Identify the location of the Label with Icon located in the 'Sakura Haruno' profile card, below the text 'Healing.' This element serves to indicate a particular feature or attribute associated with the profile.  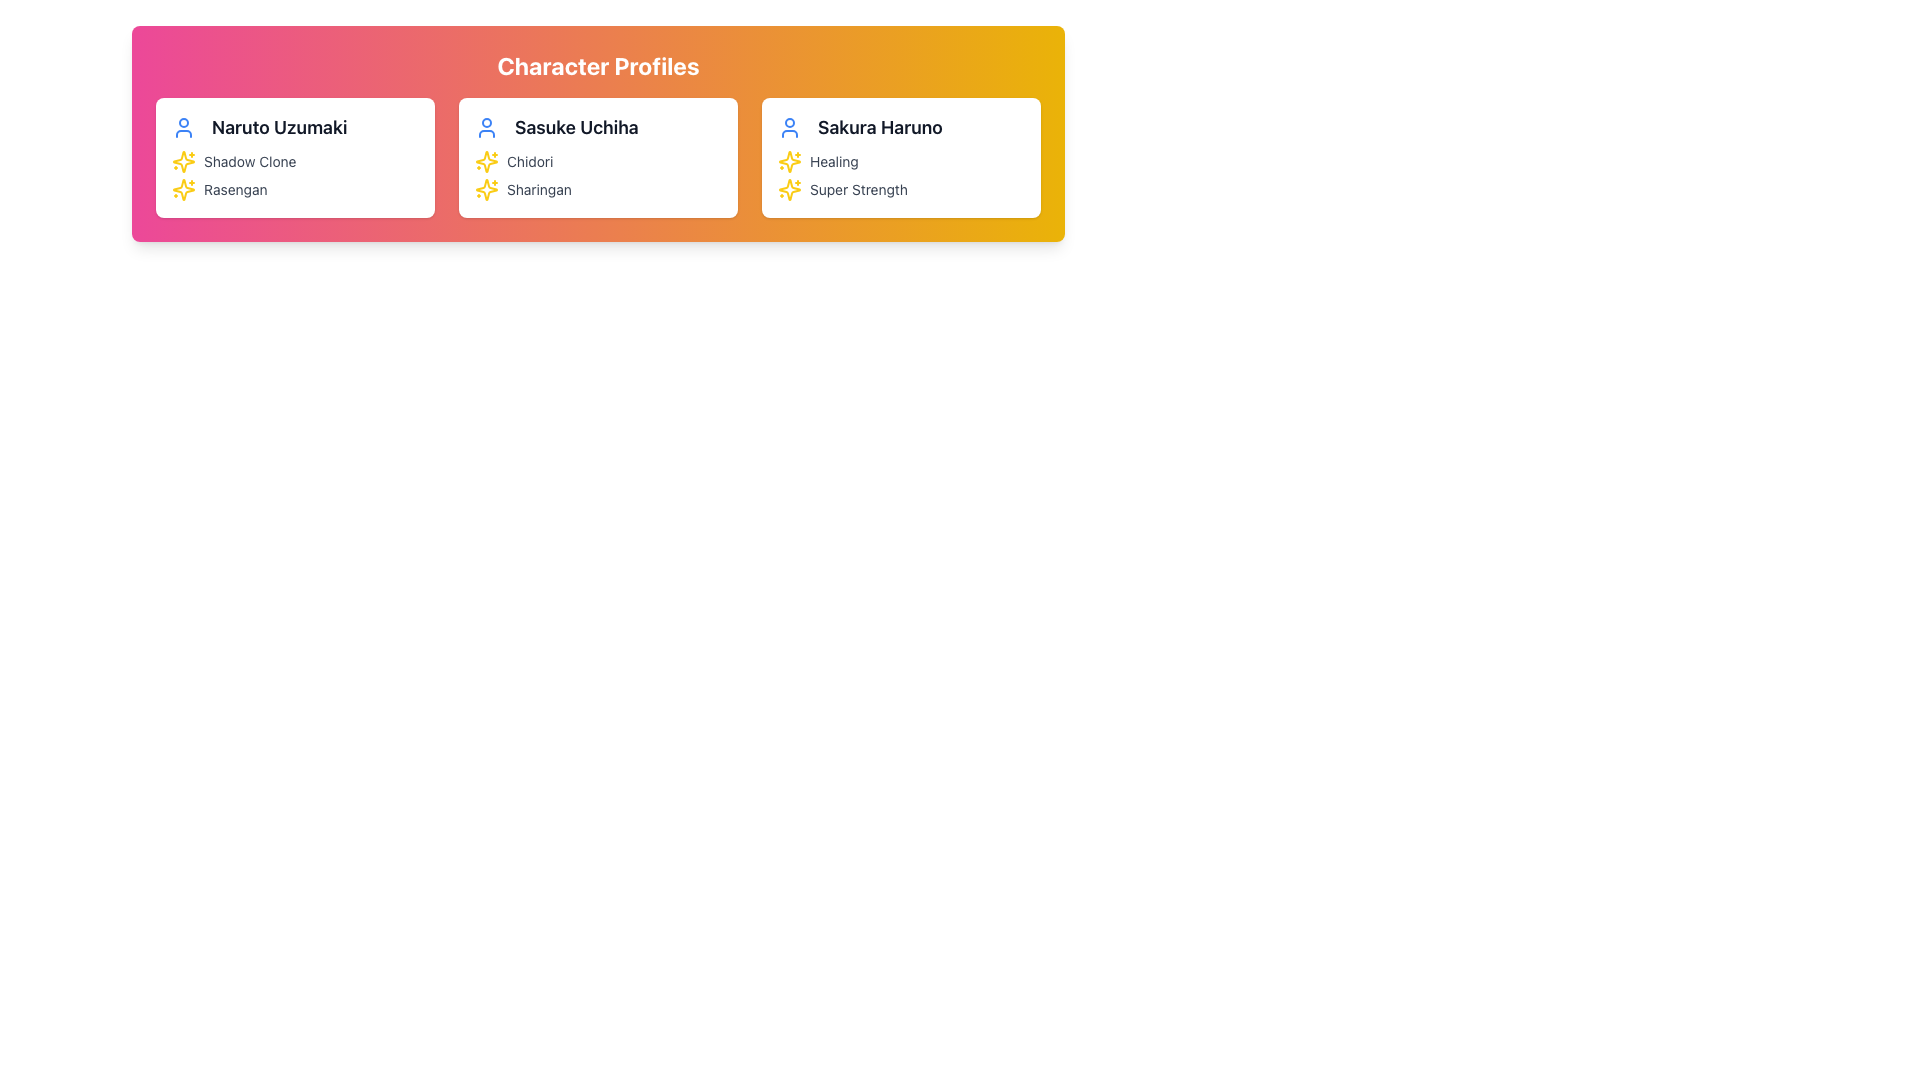
(900, 189).